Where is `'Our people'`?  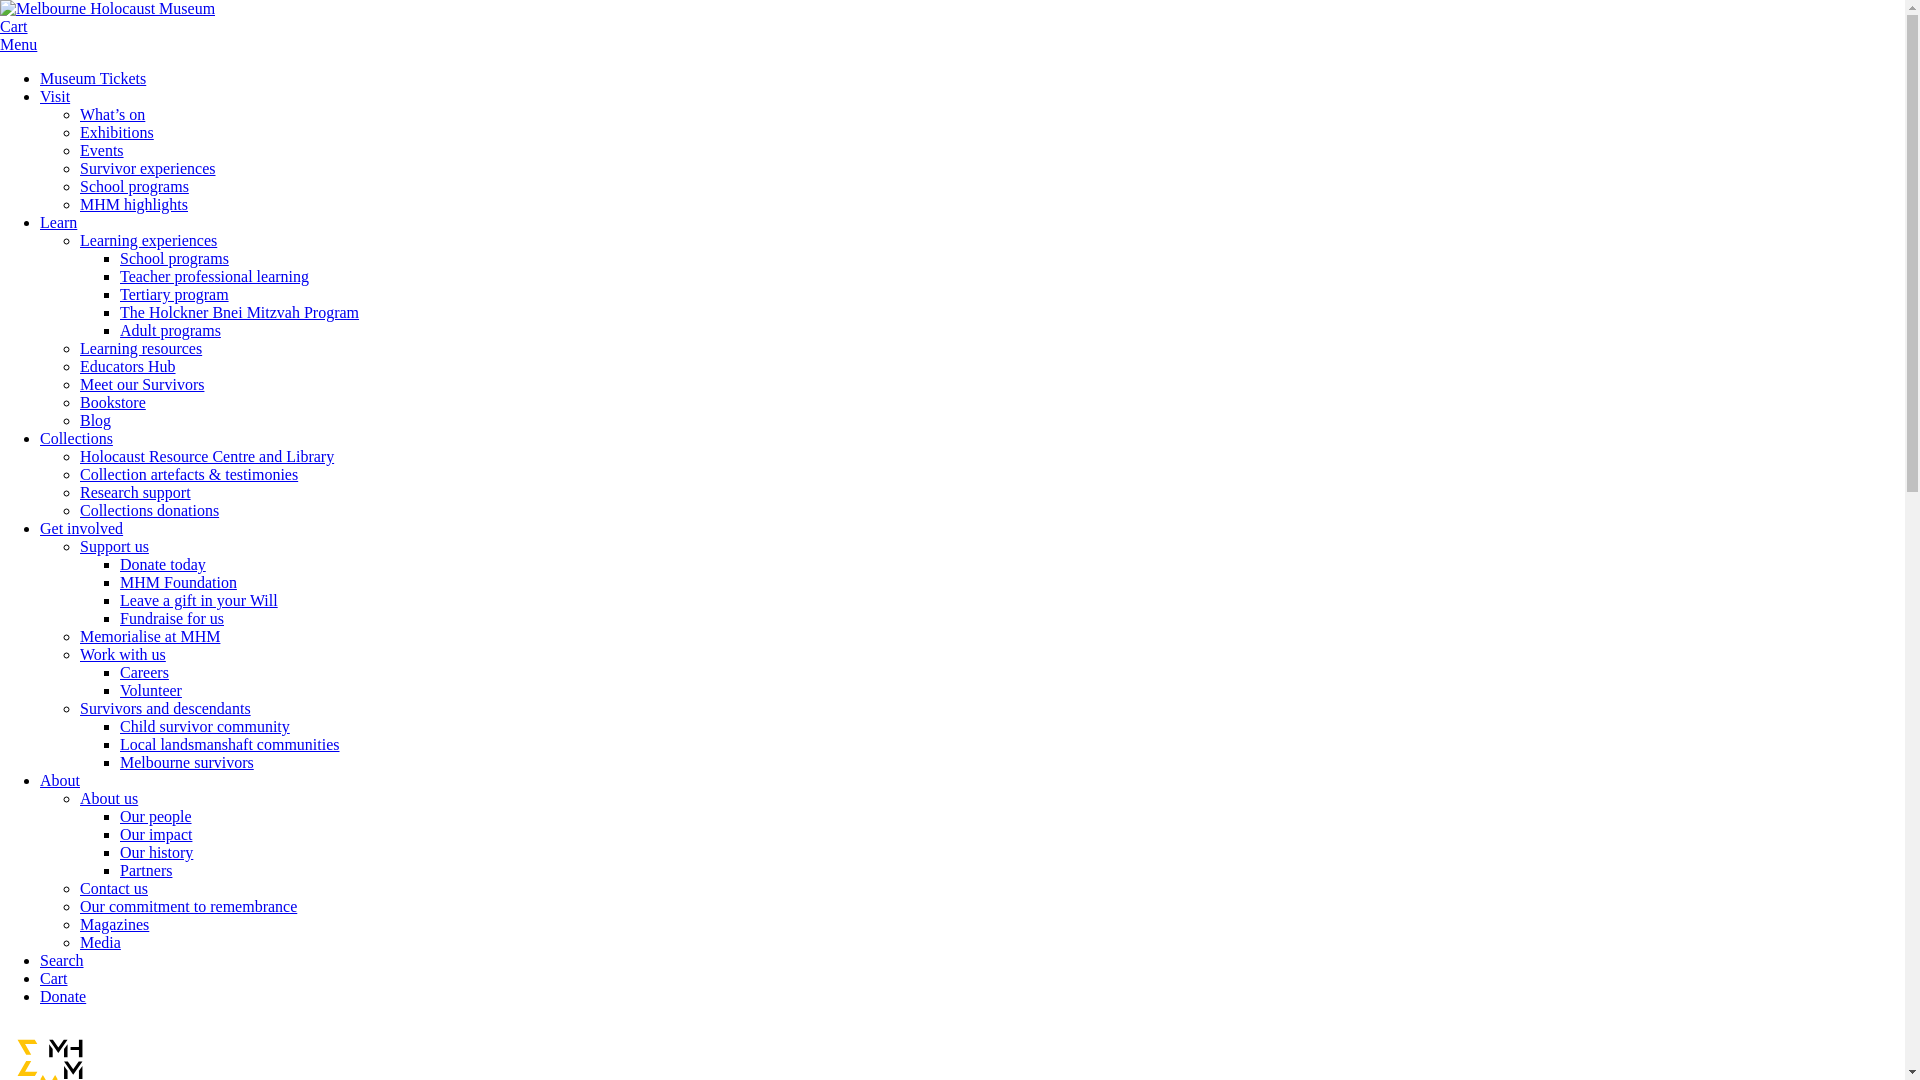 'Our people' is located at coordinates (155, 816).